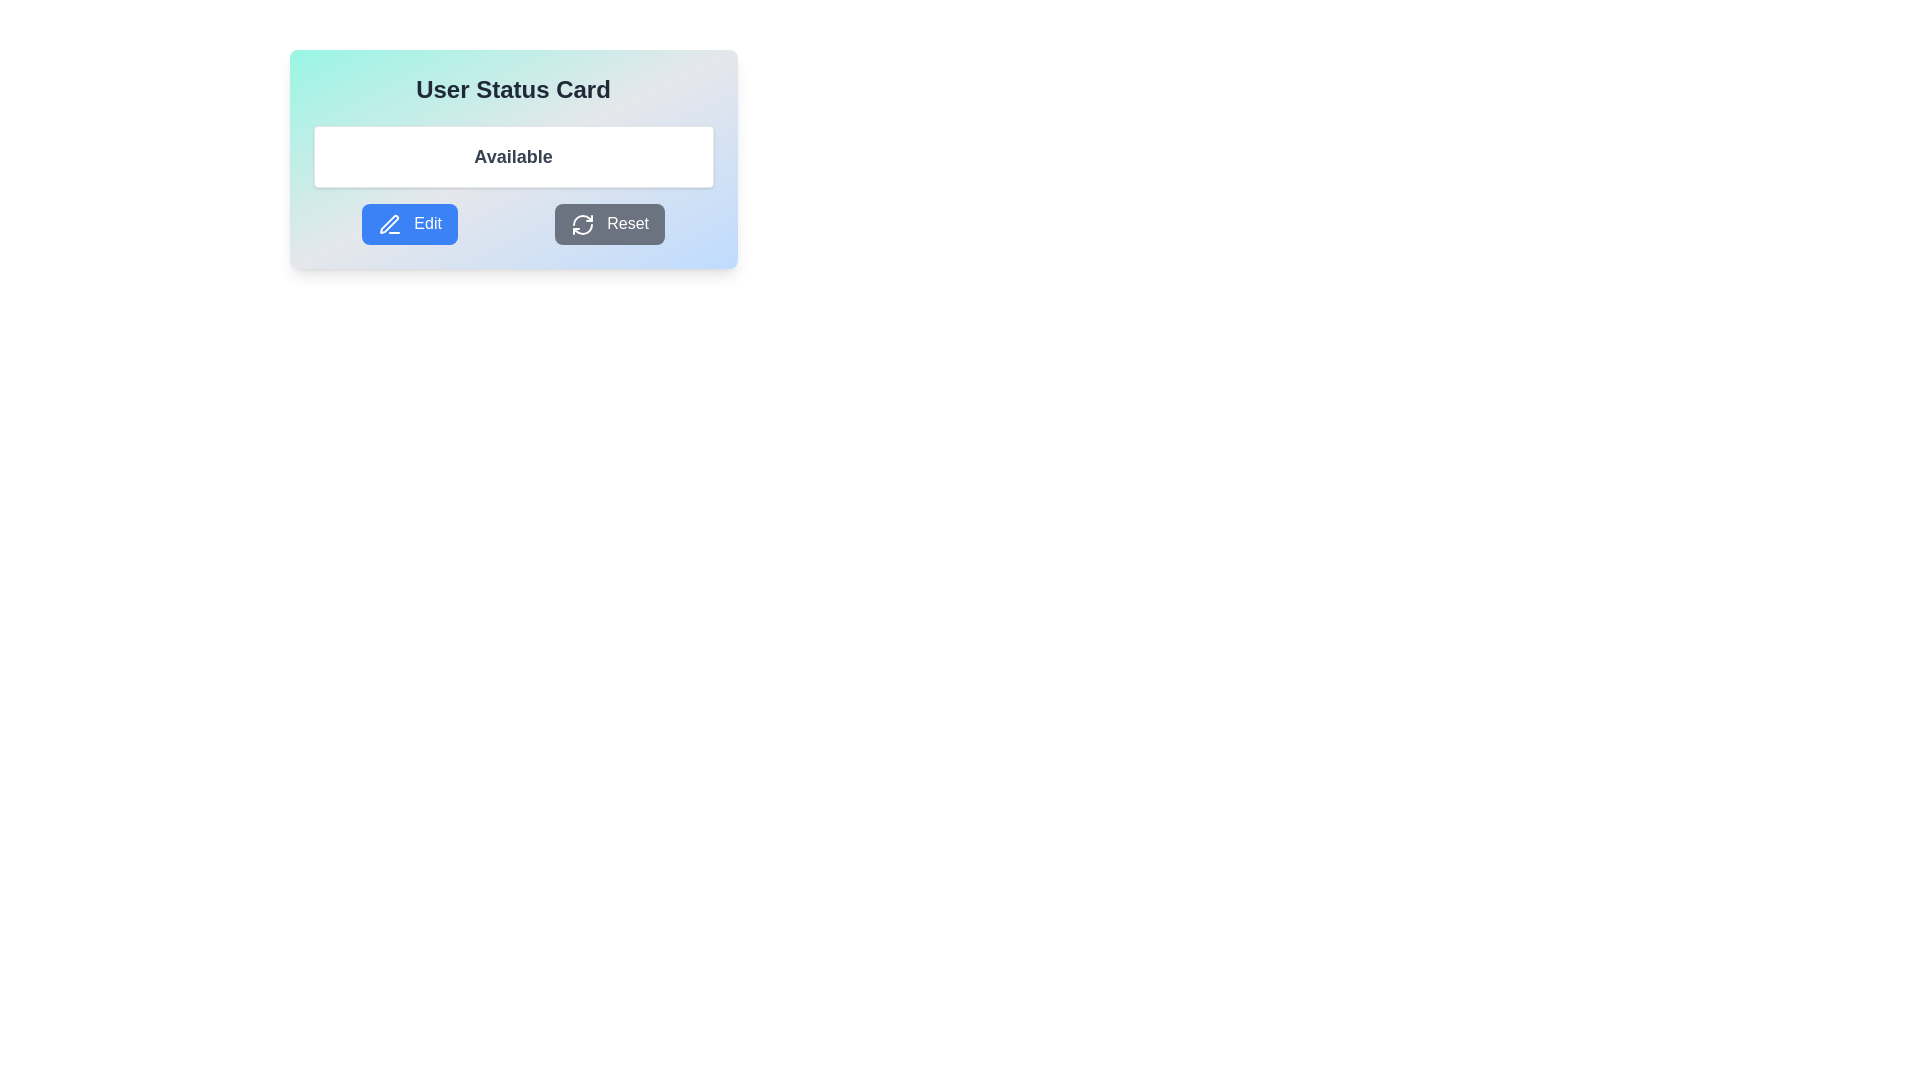  Describe the element at coordinates (513, 156) in the screenshot. I see `the 'Available' status label located in the 'User Status Card' at the top-center of the interface` at that location.